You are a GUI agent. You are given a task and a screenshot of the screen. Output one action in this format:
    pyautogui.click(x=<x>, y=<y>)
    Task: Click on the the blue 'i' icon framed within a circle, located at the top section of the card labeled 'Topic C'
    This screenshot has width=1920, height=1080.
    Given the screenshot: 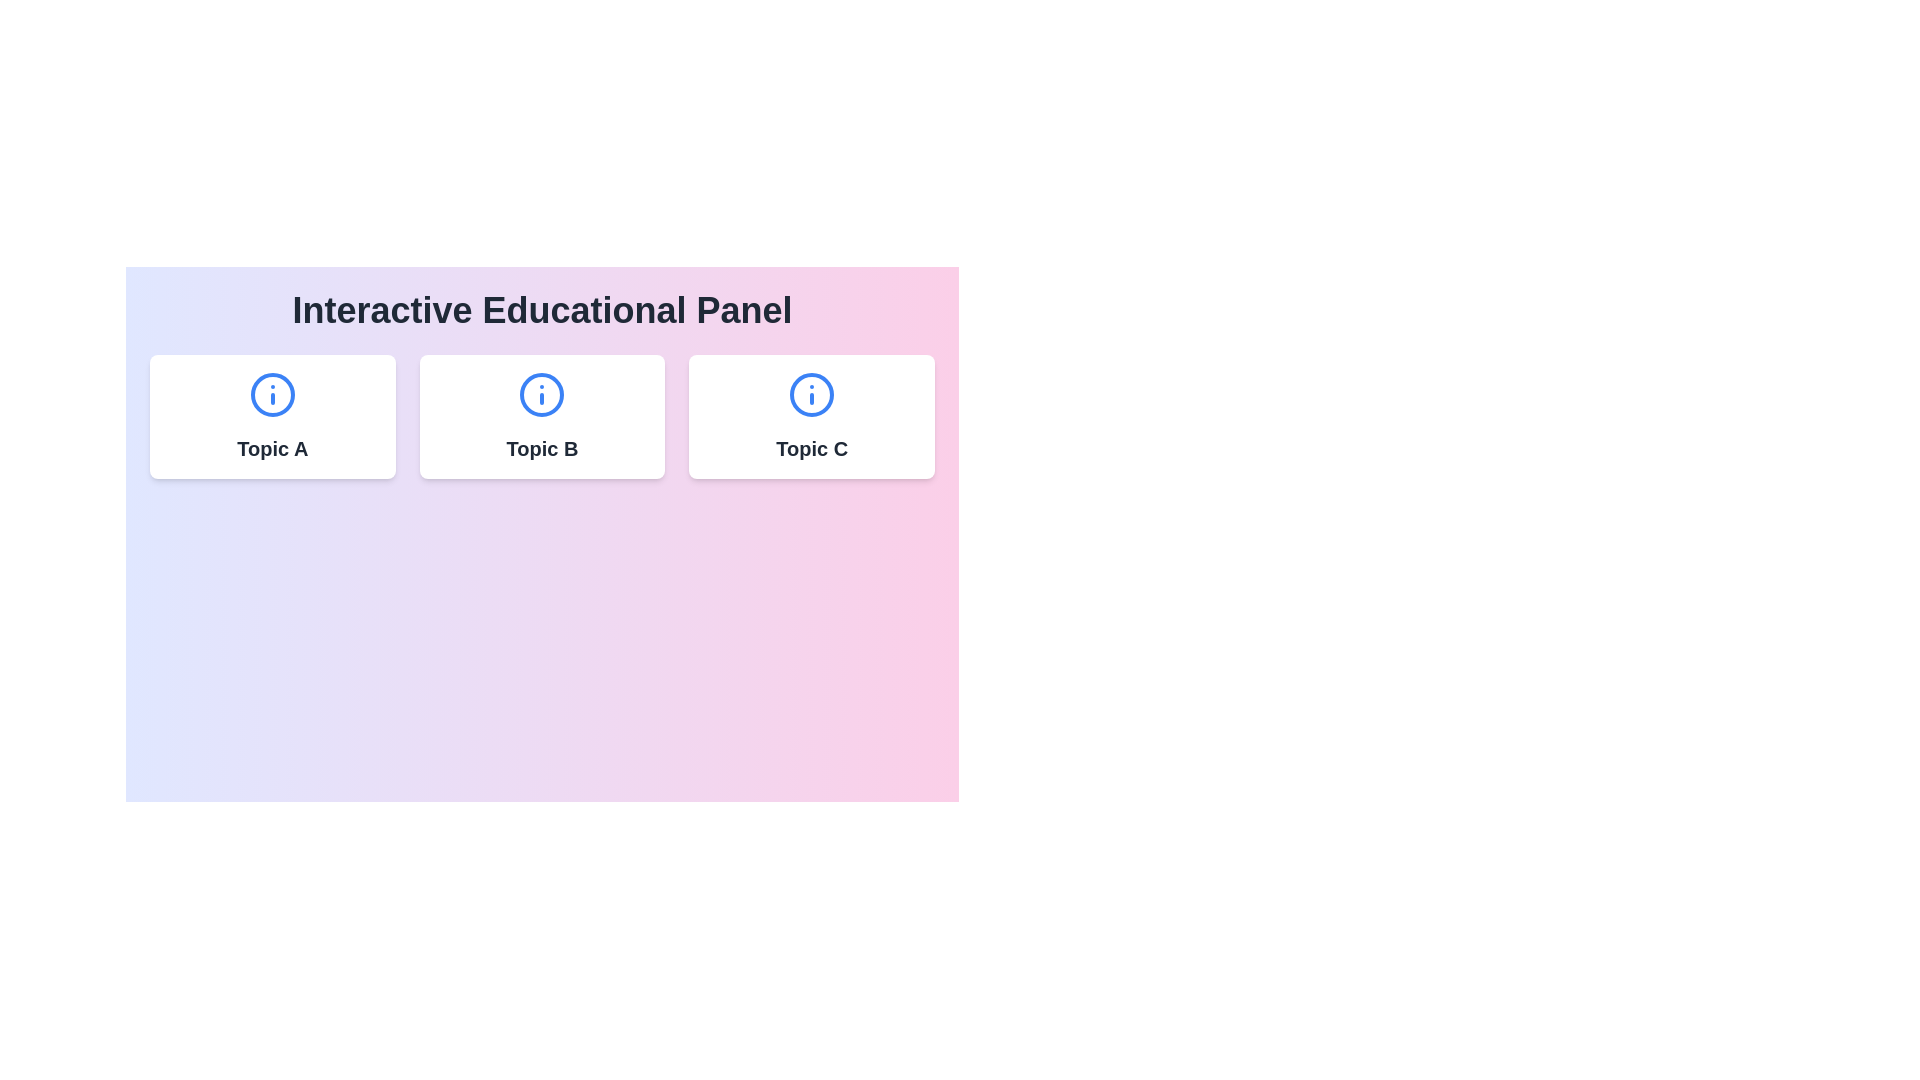 What is the action you would take?
    pyautogui.click(x=812, y=394)
    